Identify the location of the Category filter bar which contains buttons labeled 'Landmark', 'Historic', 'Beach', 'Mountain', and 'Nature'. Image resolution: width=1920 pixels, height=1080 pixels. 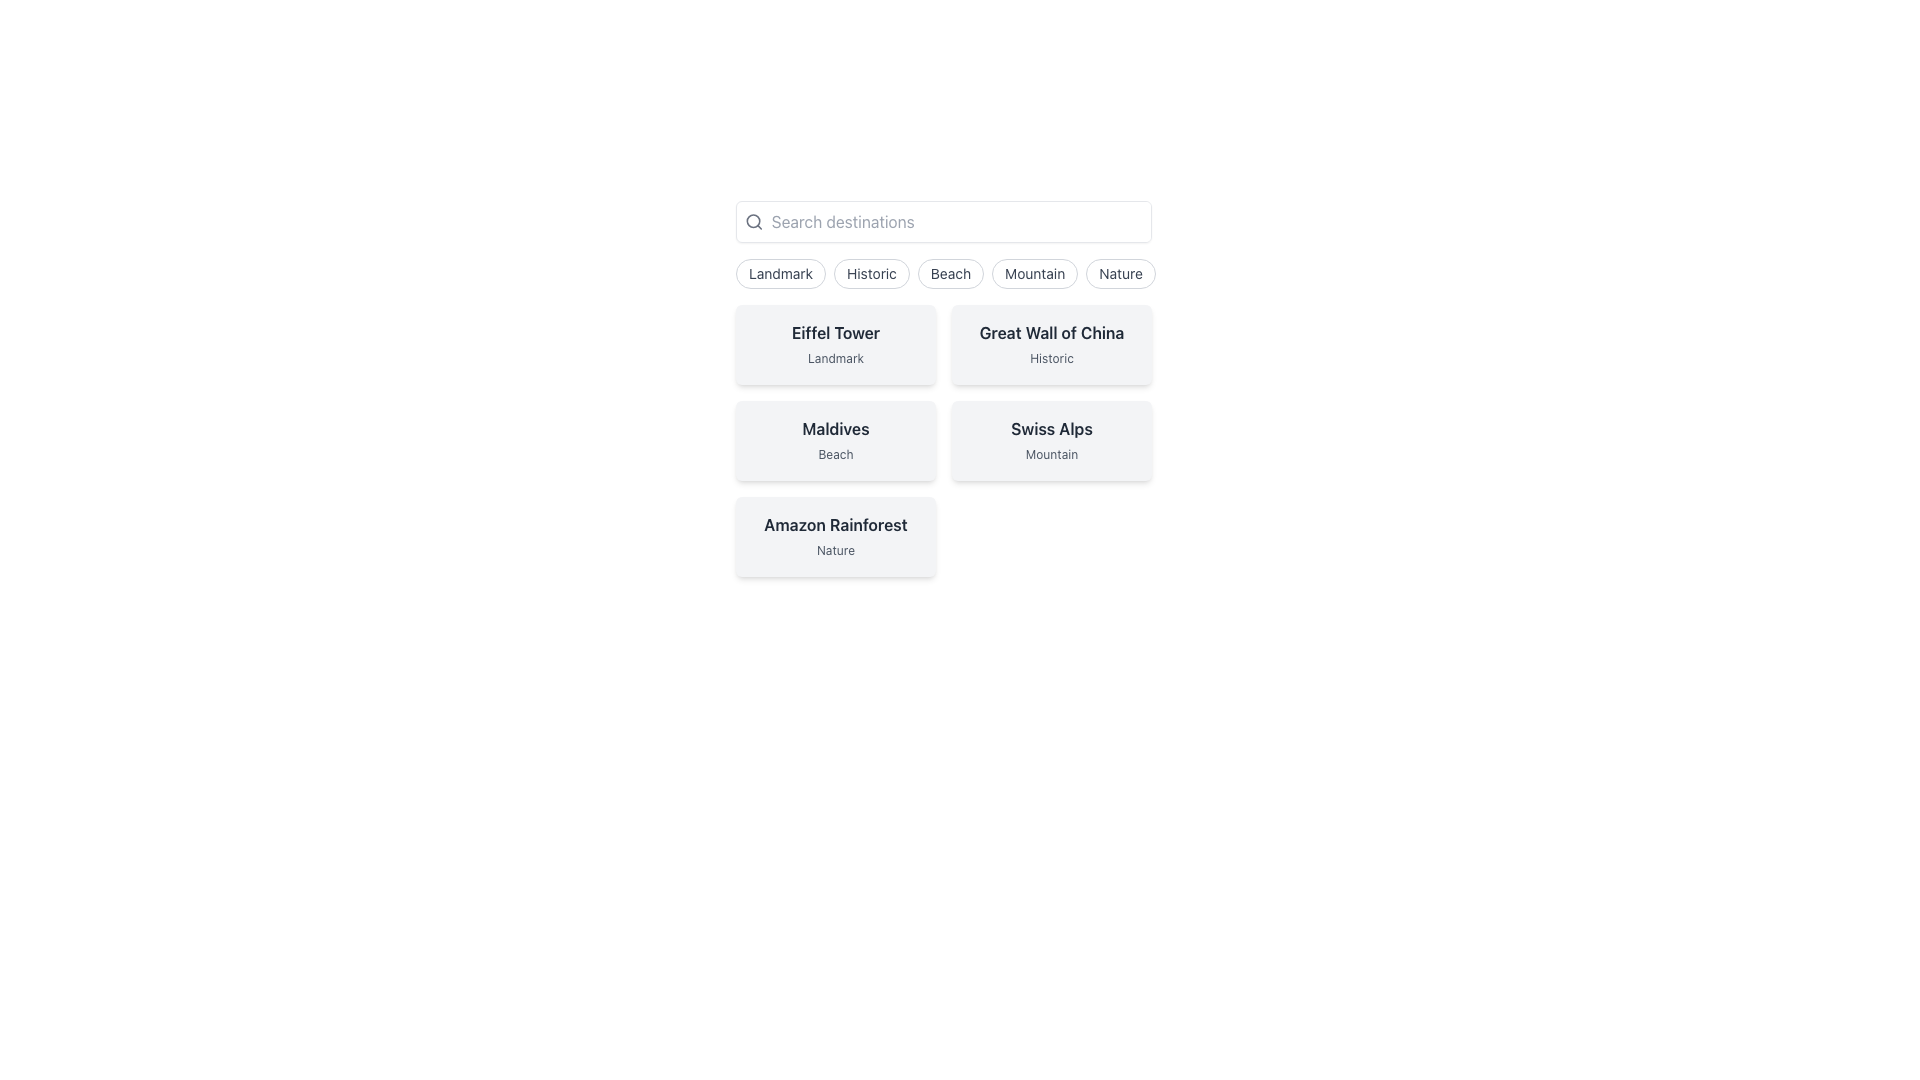
(943, 273).